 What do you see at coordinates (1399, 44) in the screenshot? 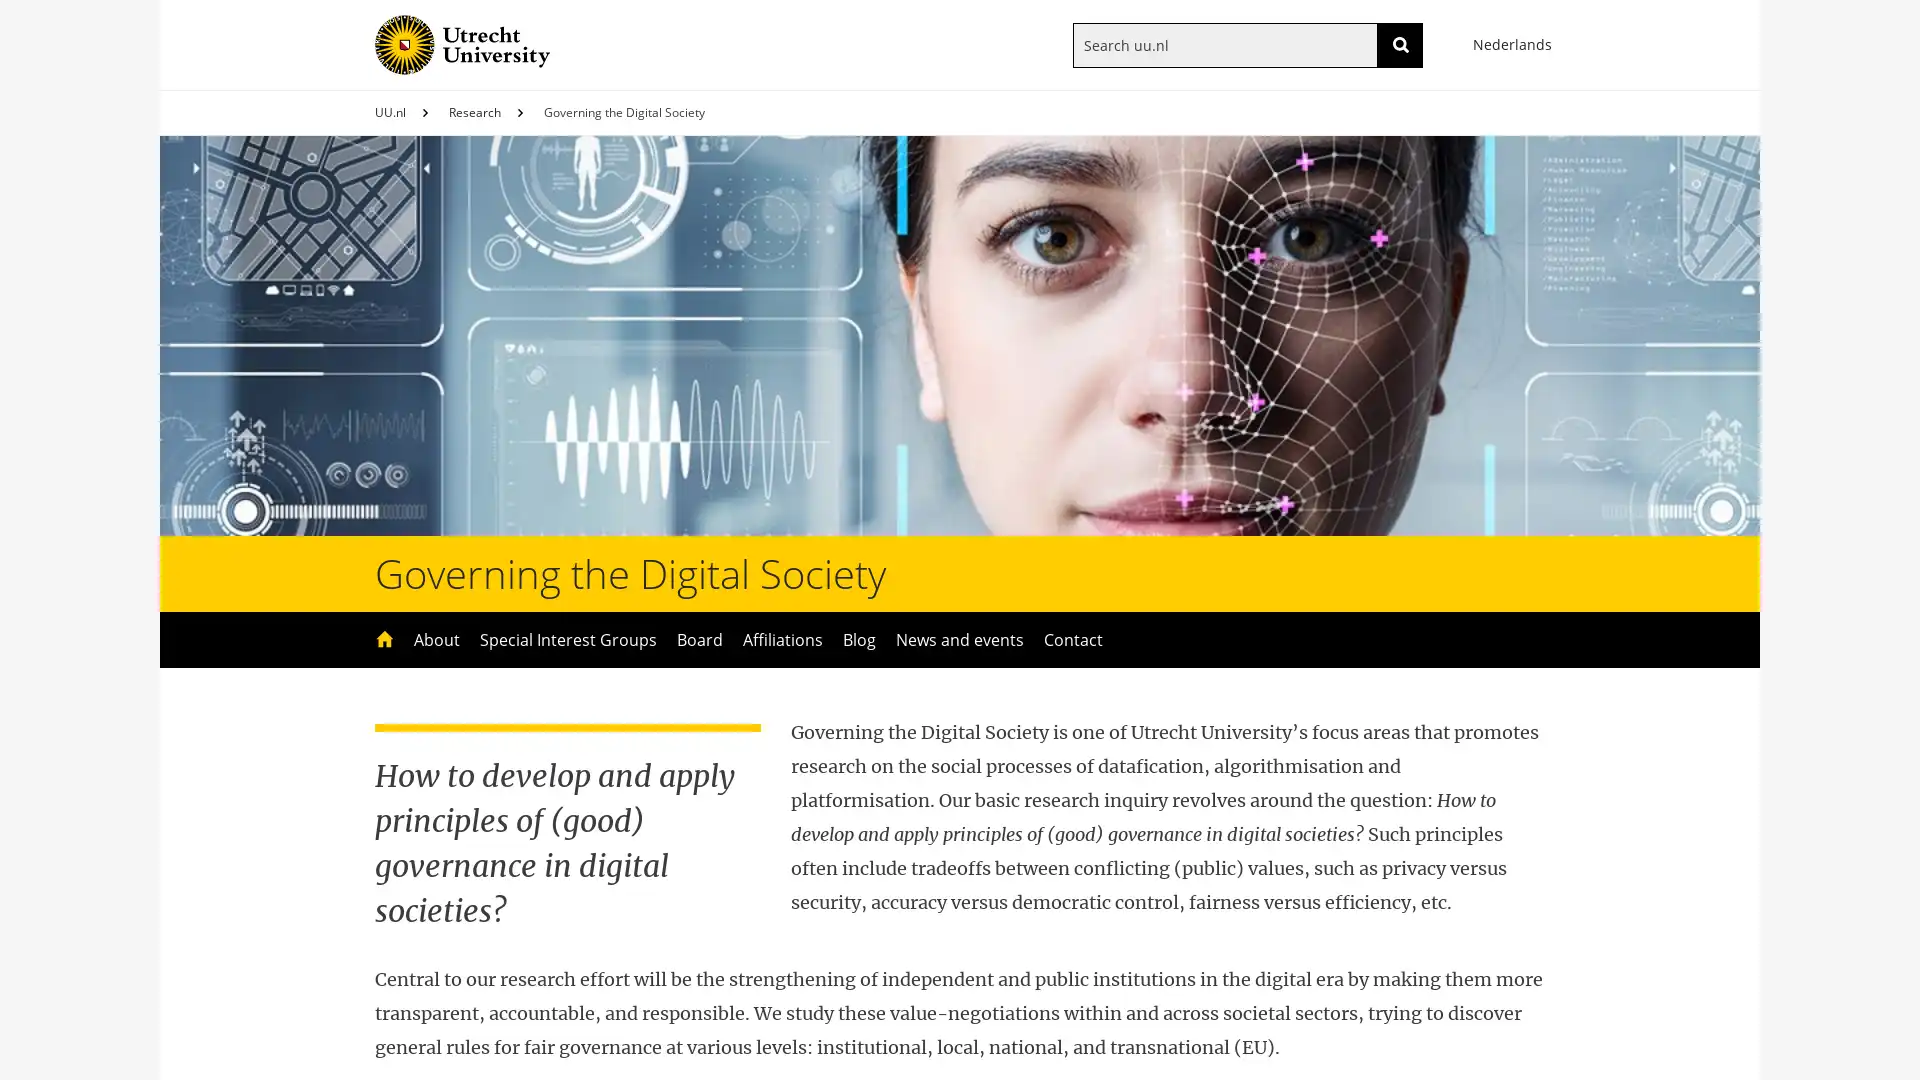
I see `SEARCH` at bounding box center [1399, 44].